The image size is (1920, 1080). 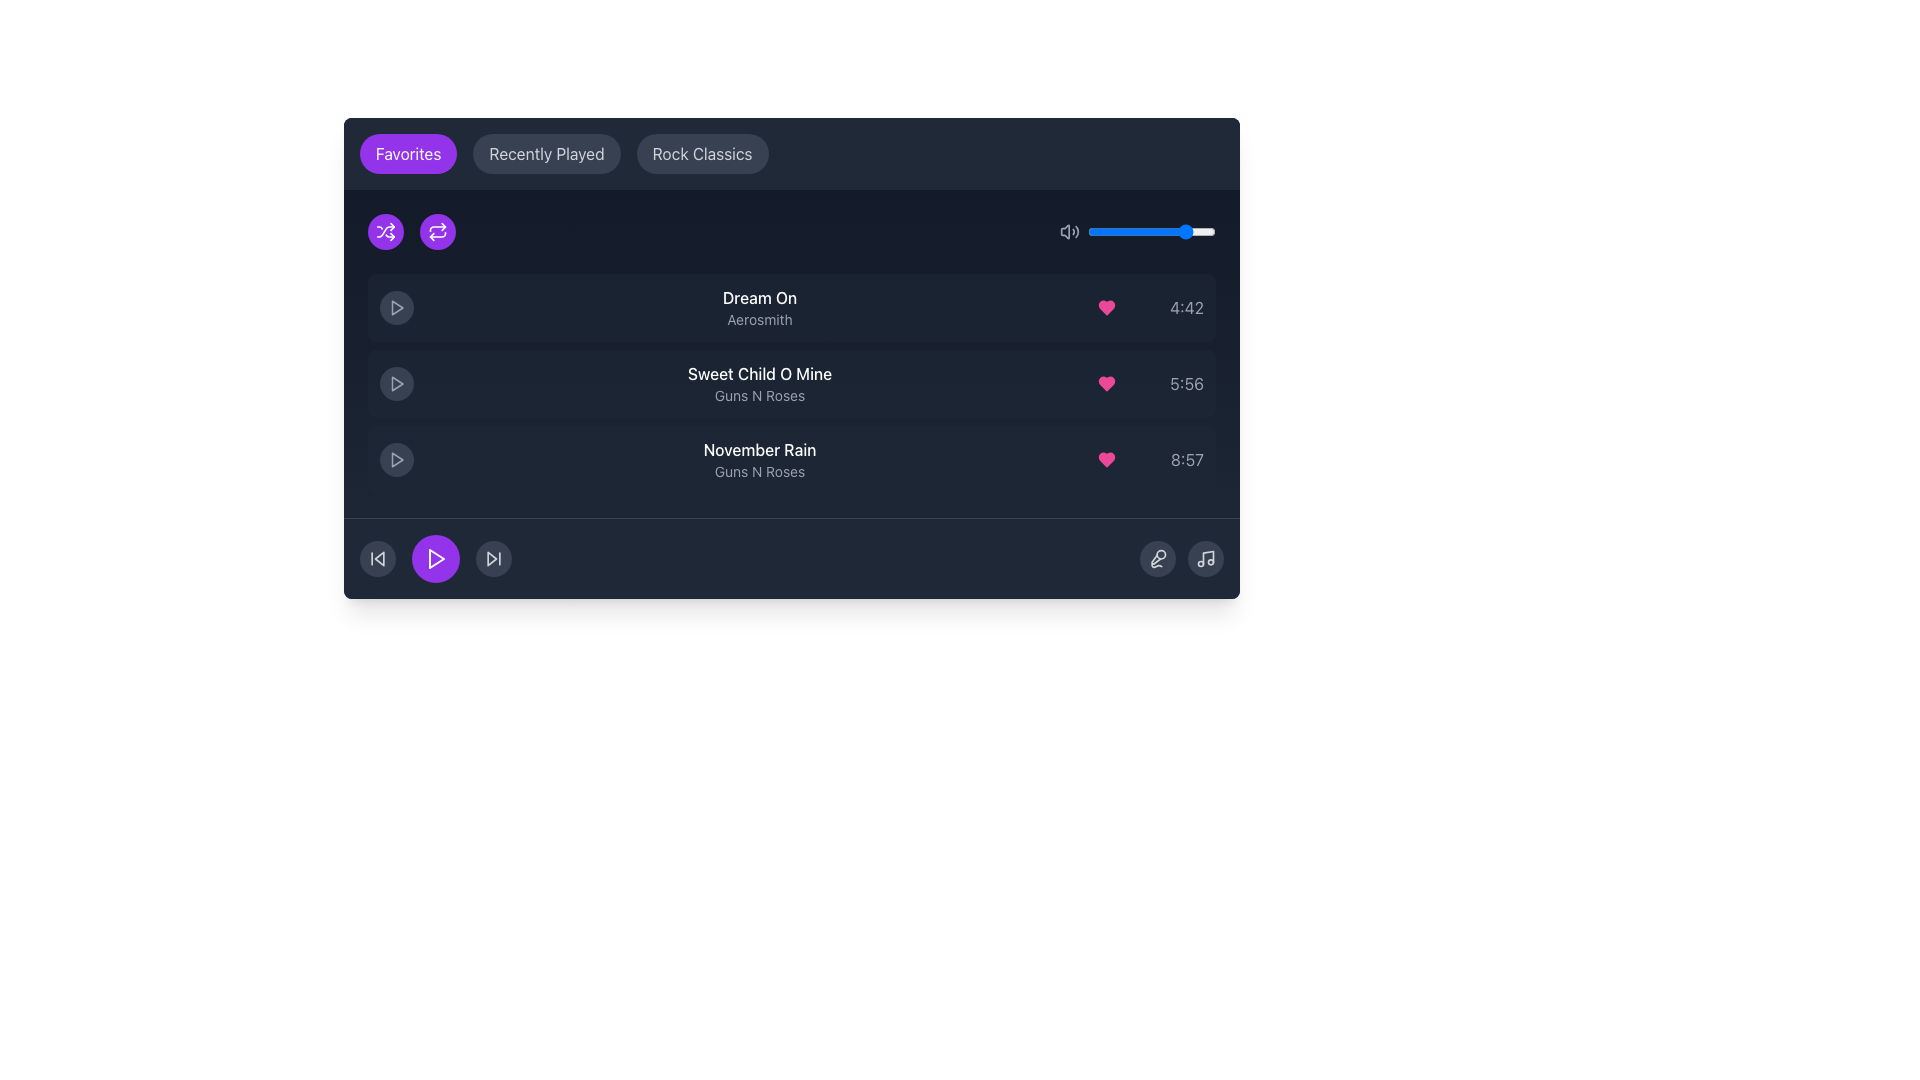 I want to click on the circular button with a dark gray background and a musical note icon in the bottom-right corner of the control panel for navigation, so click(x=1204, y=559).